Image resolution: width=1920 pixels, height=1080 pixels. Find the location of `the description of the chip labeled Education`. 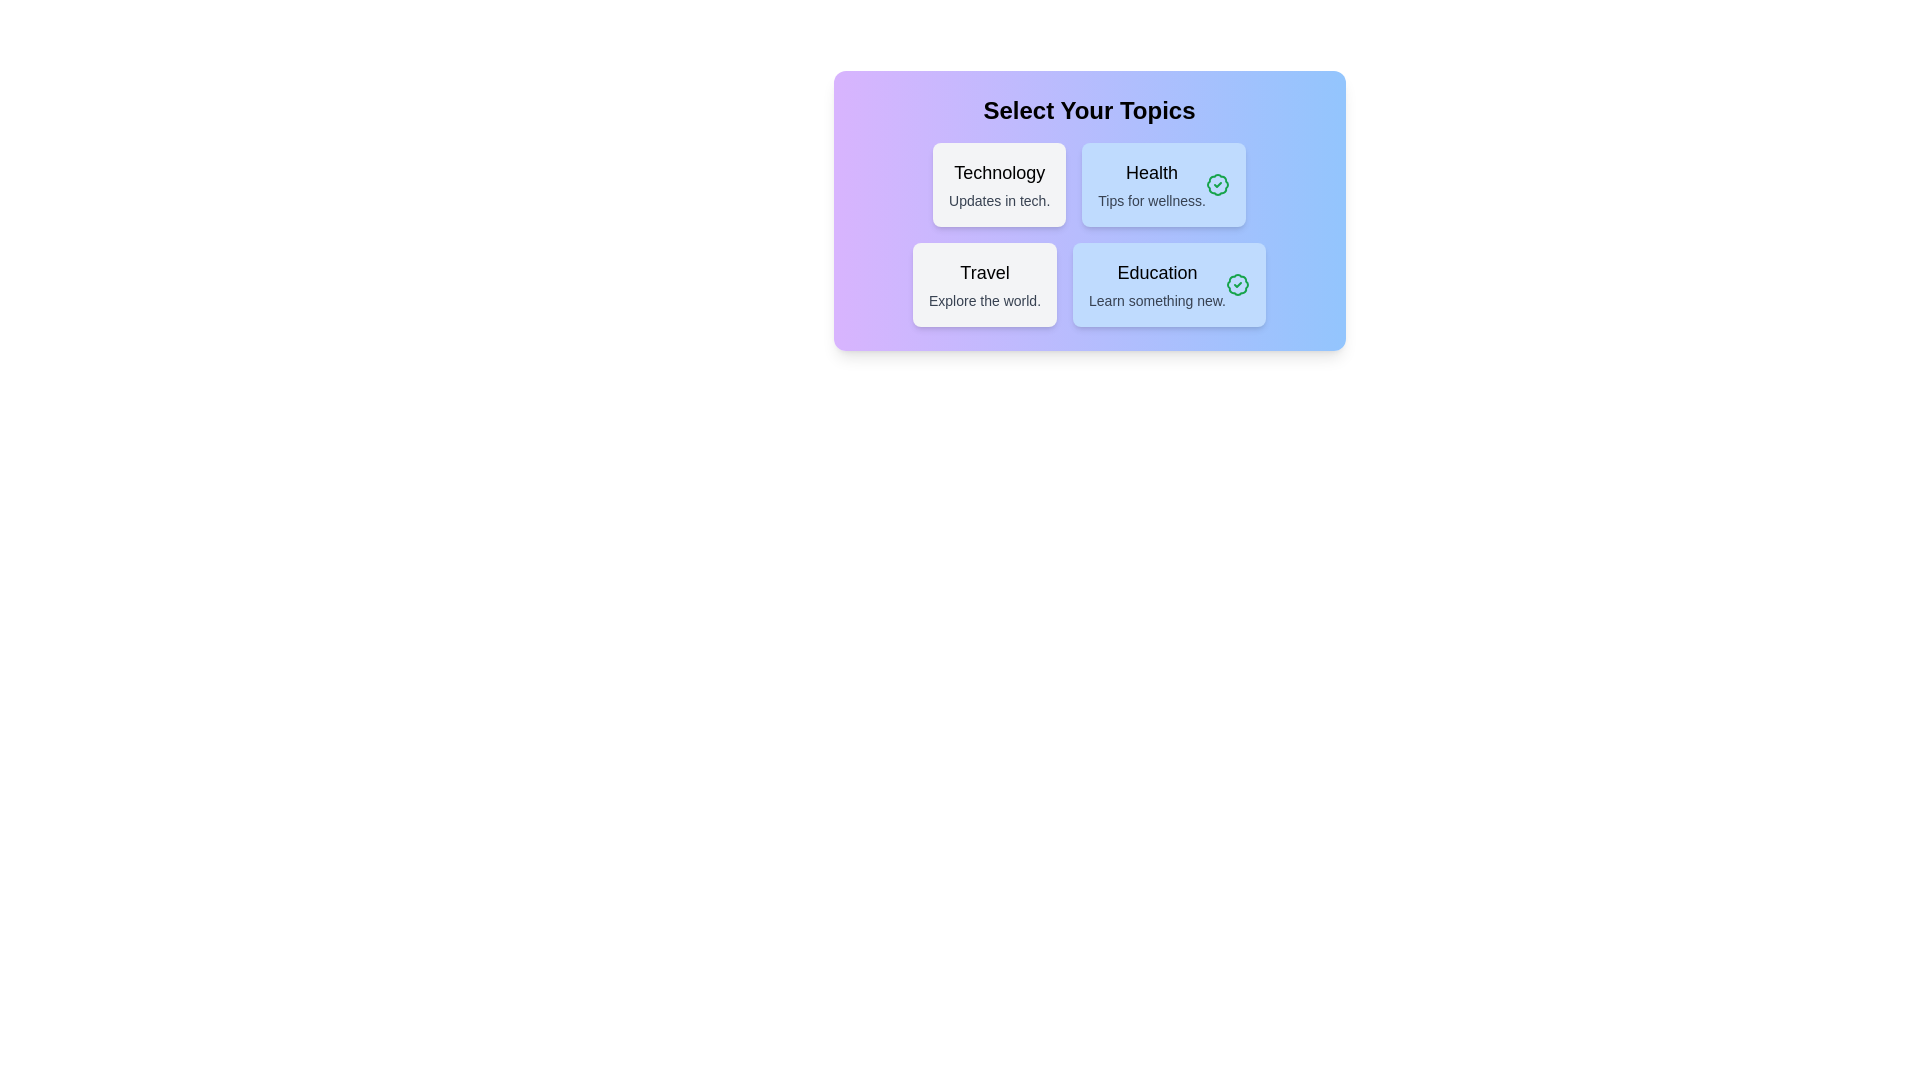

the description of the chip labeled Education is located at coordinates (1169, 285).